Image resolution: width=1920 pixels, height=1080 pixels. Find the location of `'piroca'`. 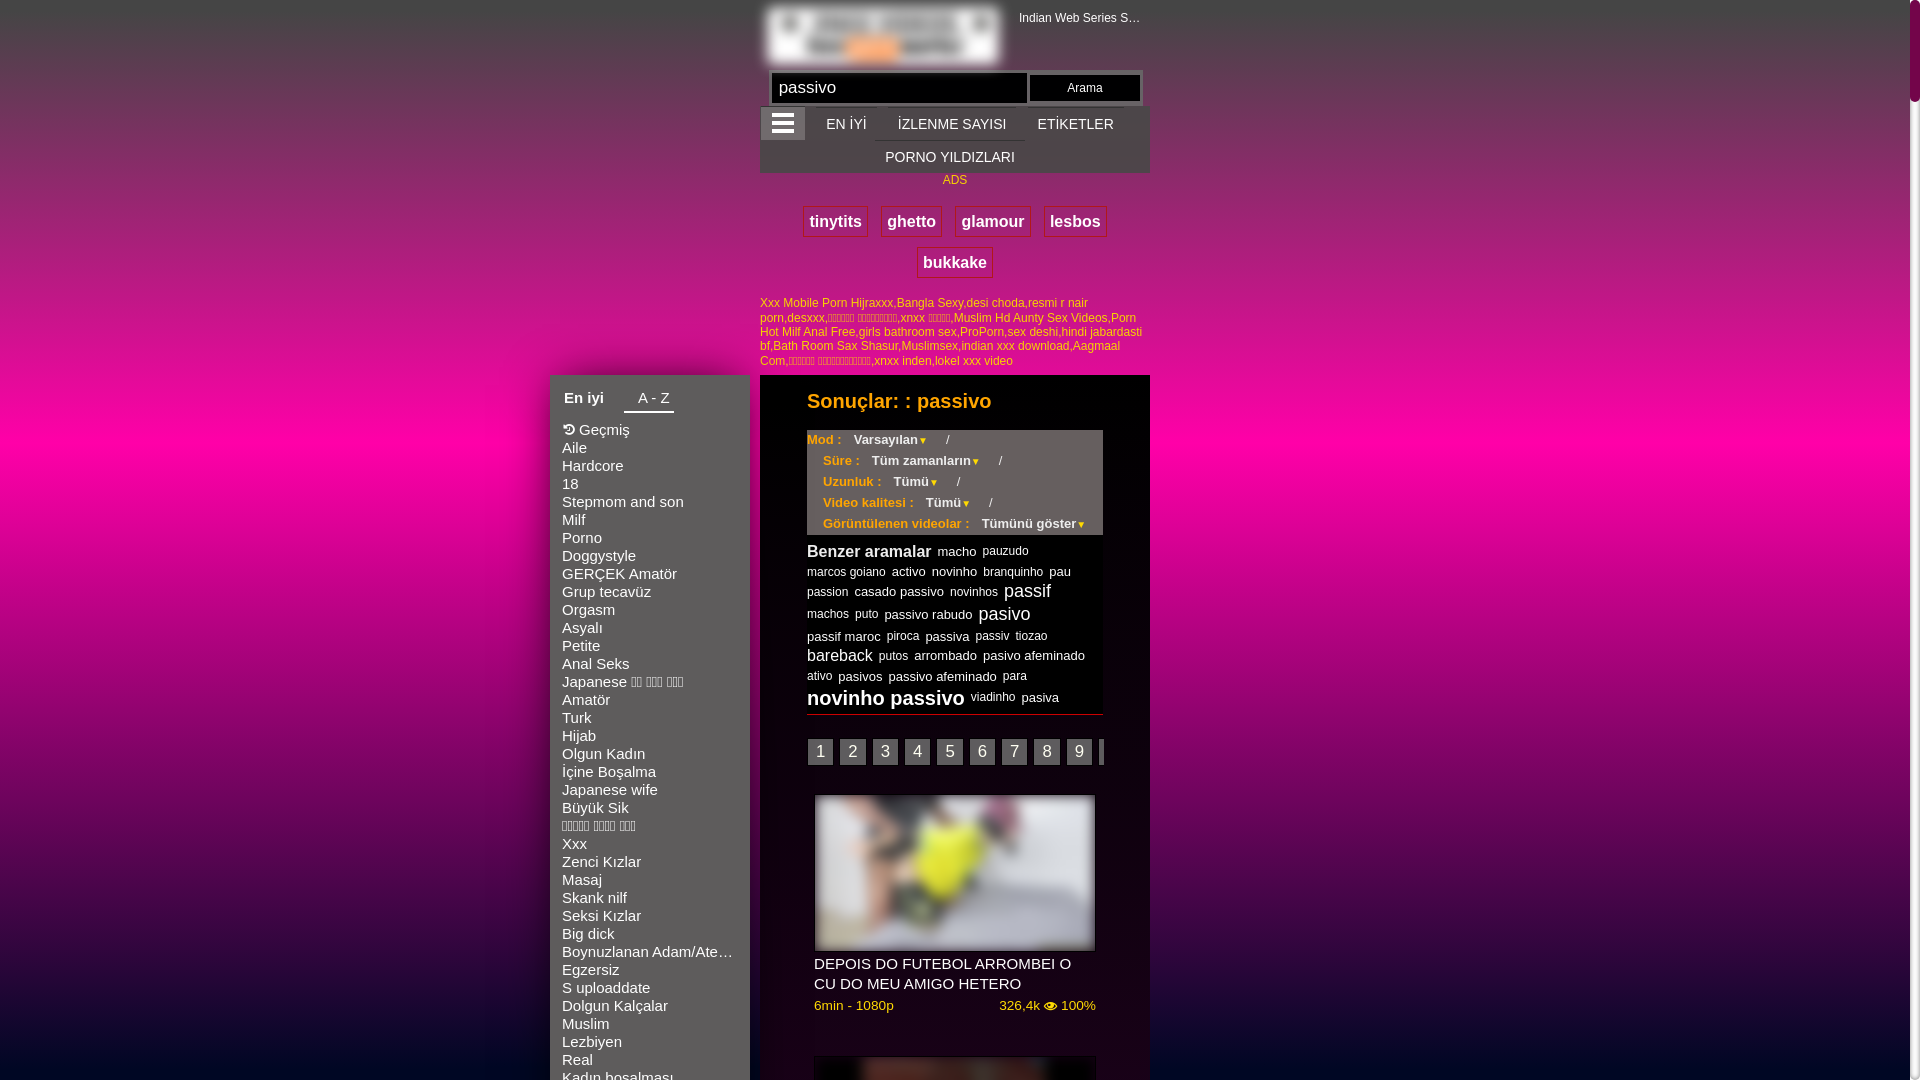

'piroca' is located at coordinates (902, 636).